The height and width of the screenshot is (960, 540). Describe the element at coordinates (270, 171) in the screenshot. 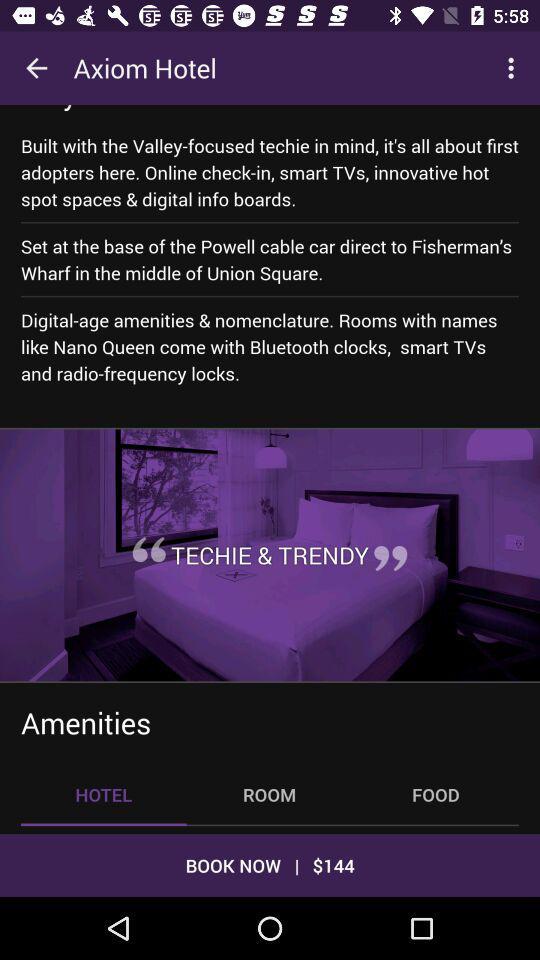

I see `built with the icon` at that location.